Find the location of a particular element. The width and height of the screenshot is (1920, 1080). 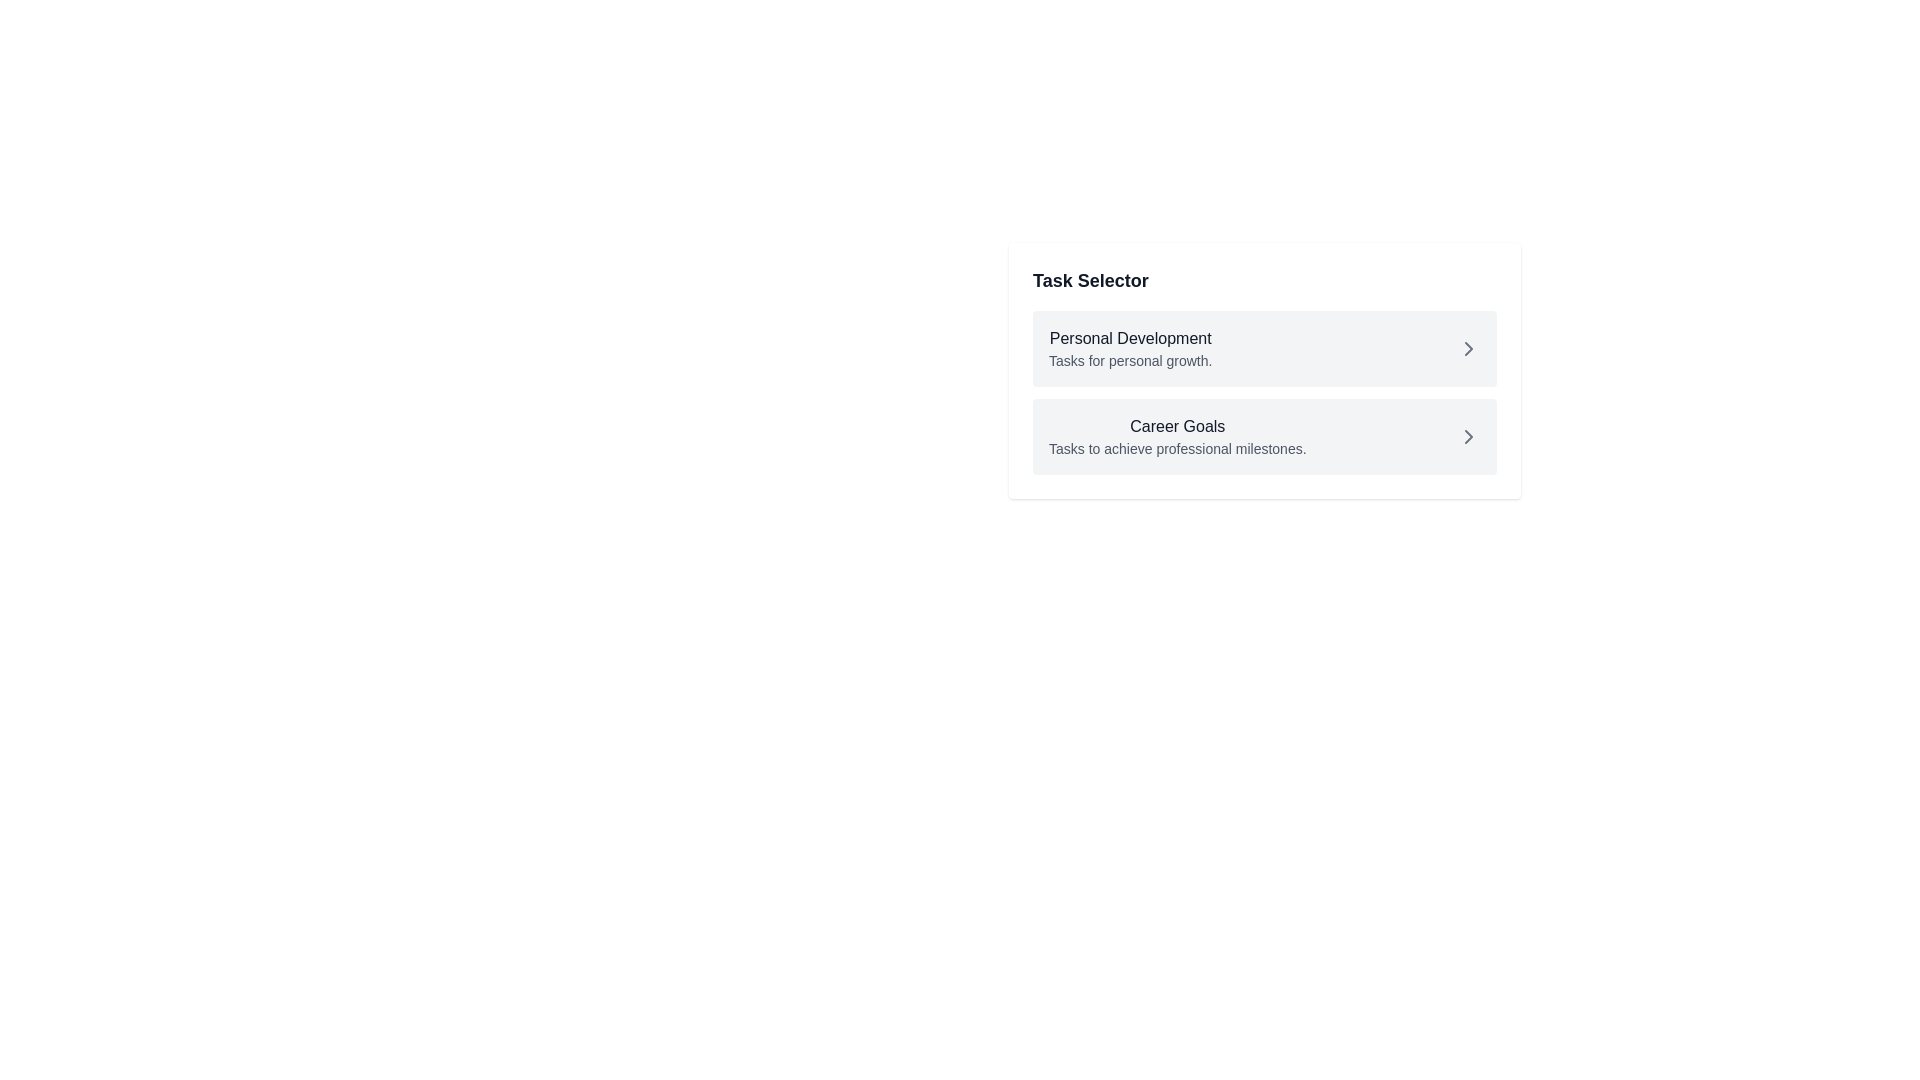

the second item is located at coordinates (1177, 435).